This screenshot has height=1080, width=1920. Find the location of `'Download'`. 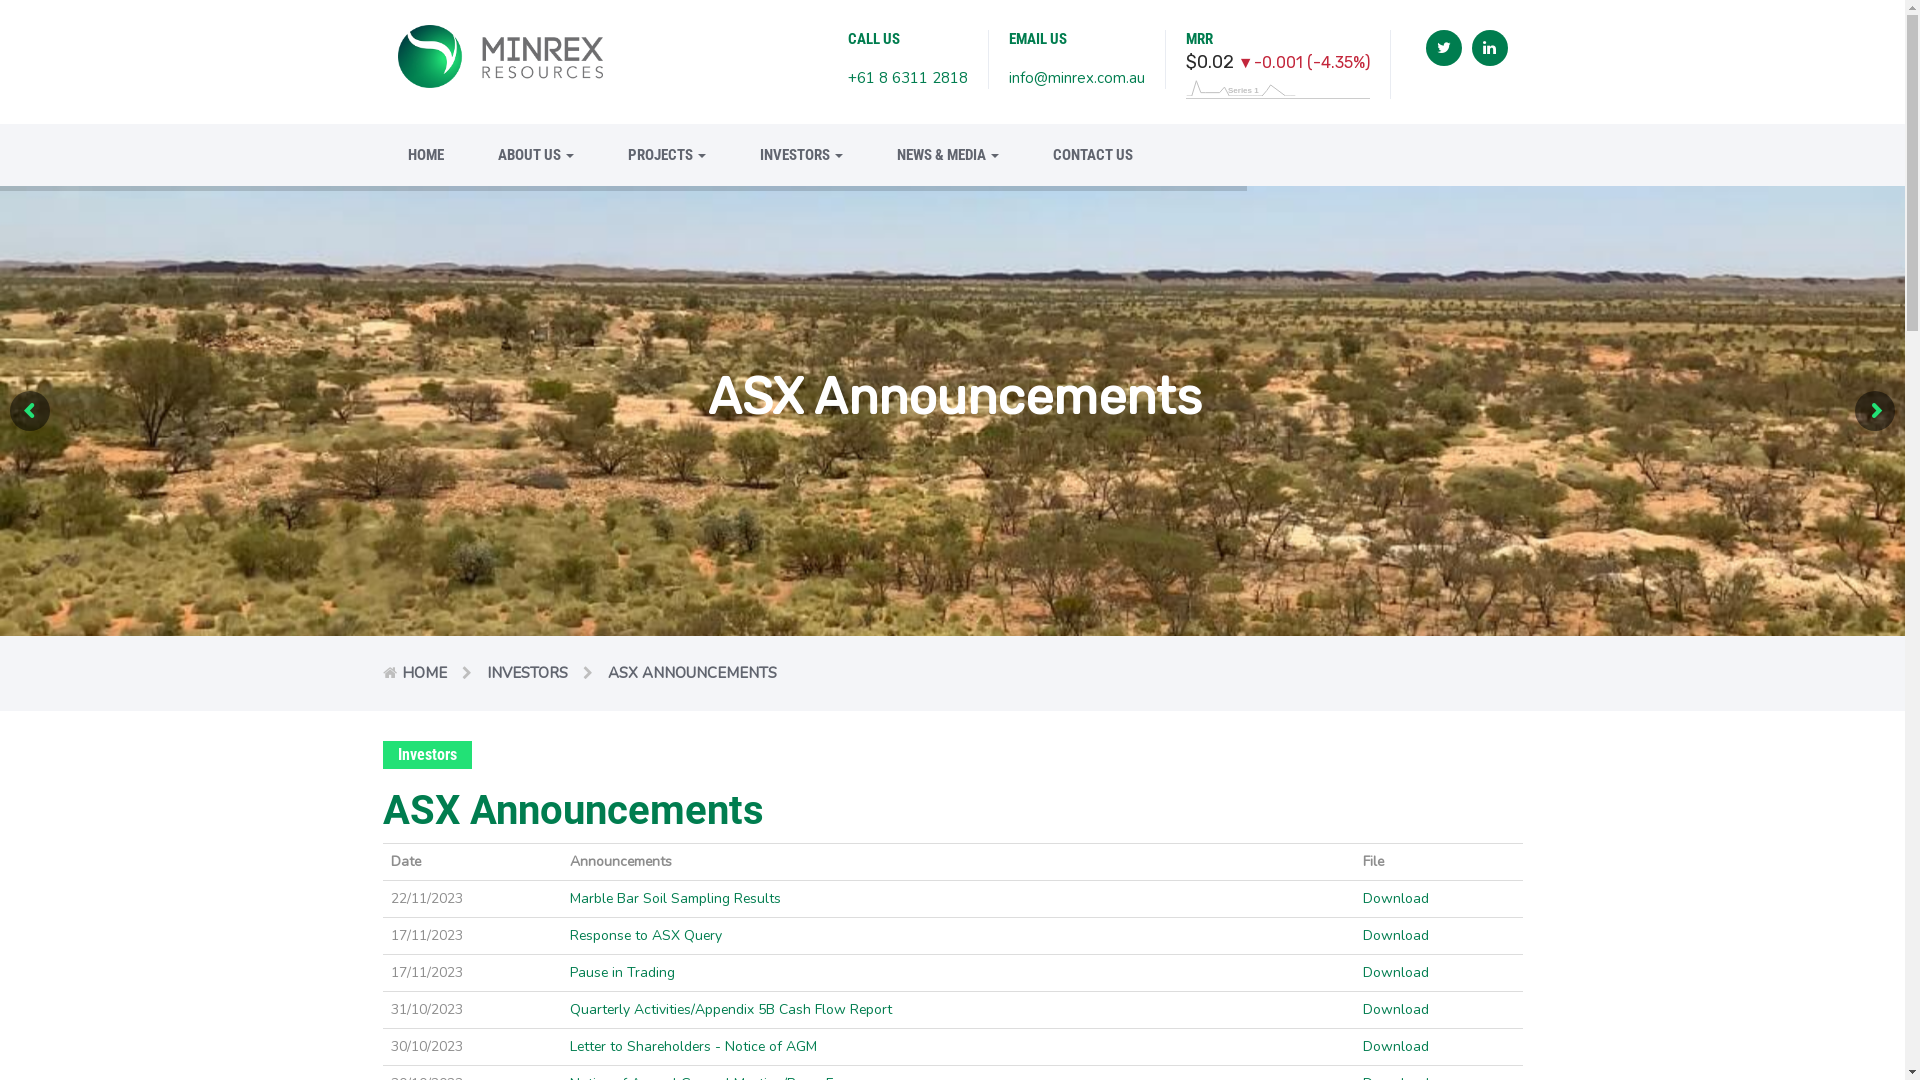

'Download' is located at coordinates (1362, 1009).